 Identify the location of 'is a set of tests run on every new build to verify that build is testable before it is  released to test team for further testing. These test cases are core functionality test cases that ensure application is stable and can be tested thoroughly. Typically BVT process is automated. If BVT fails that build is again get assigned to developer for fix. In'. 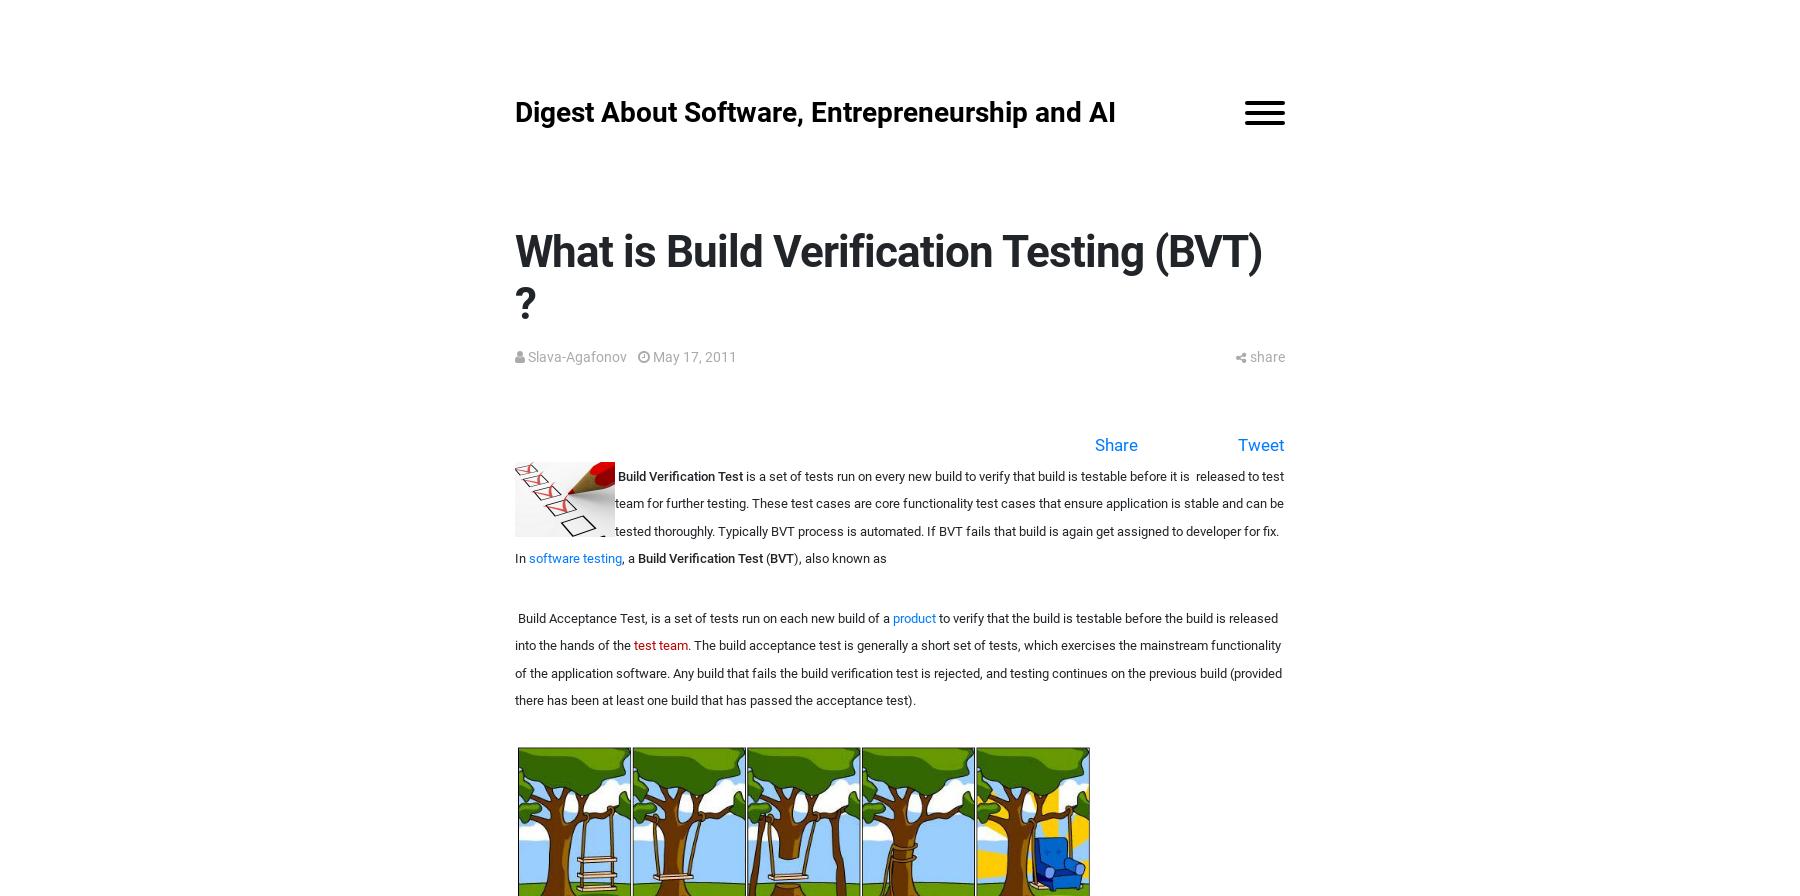
(899, 516).